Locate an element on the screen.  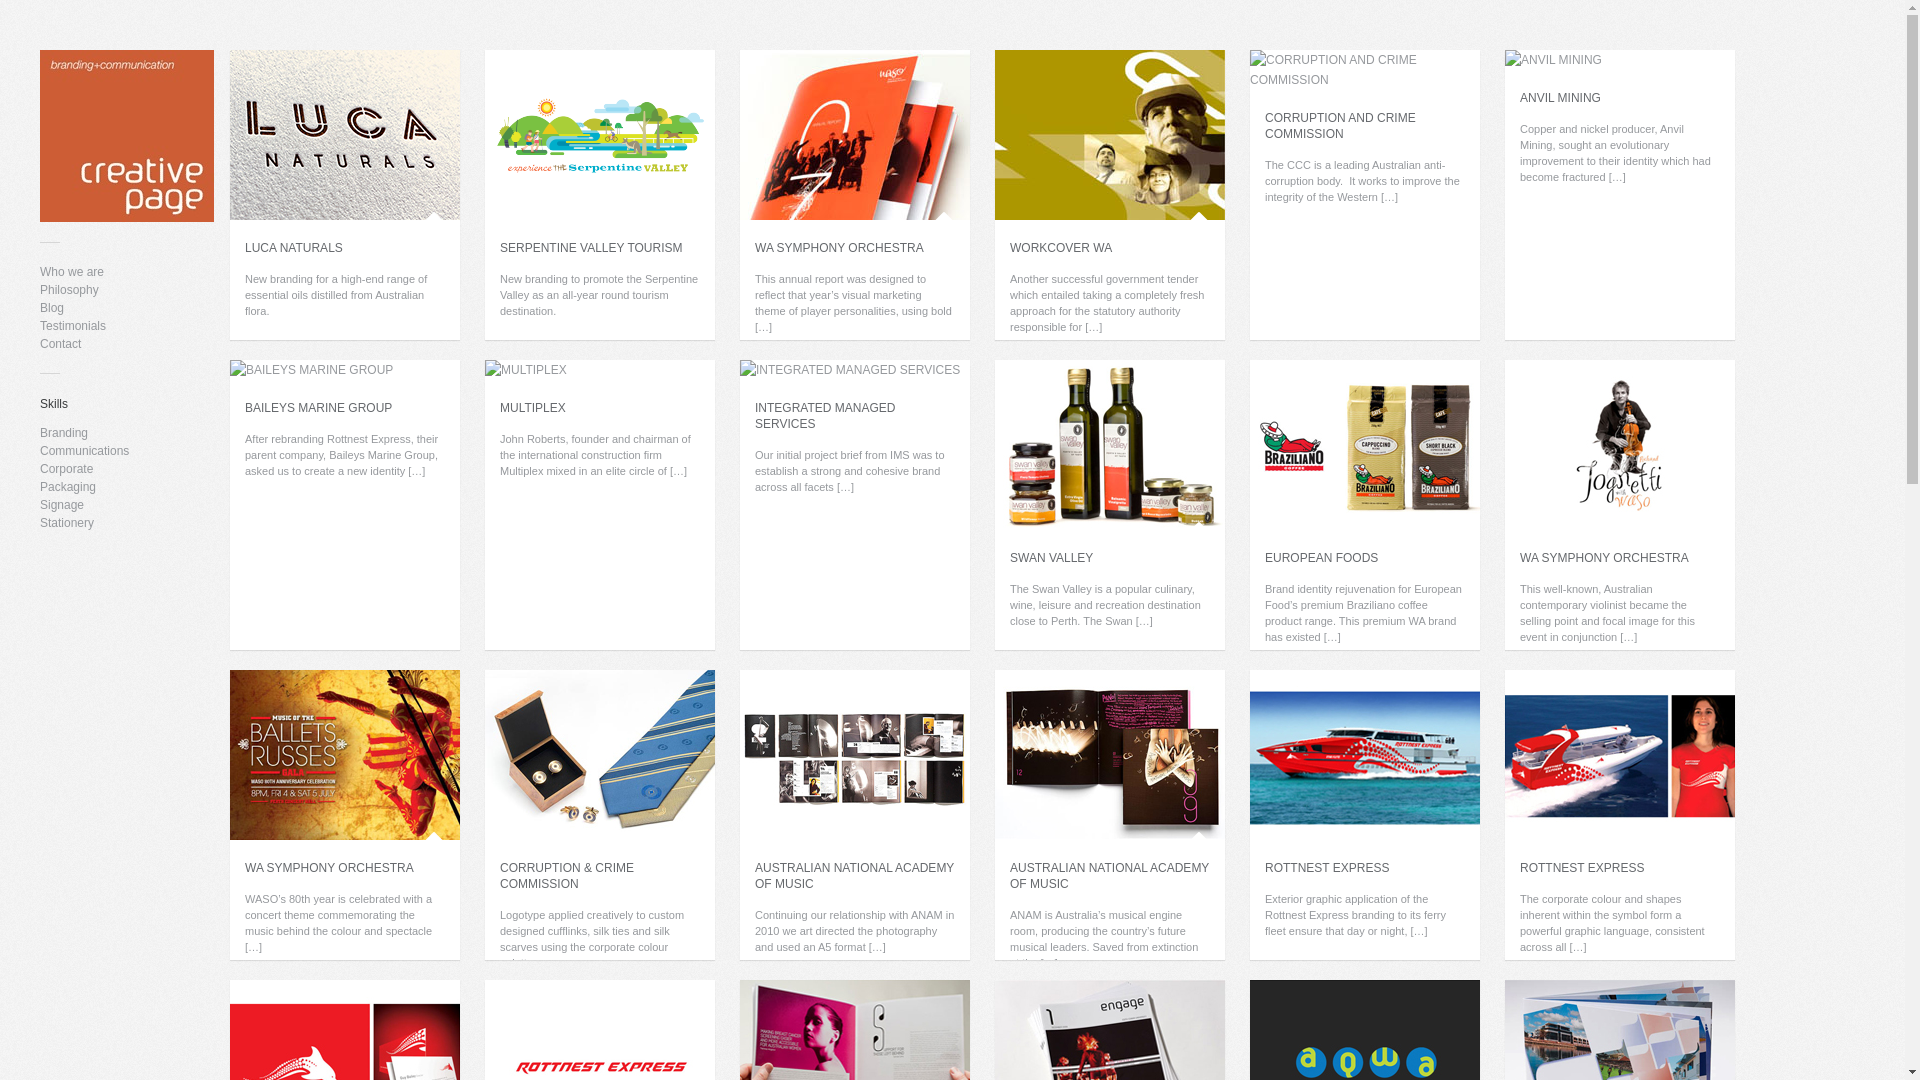
'Packaging' is located at coordinates (39, 486).